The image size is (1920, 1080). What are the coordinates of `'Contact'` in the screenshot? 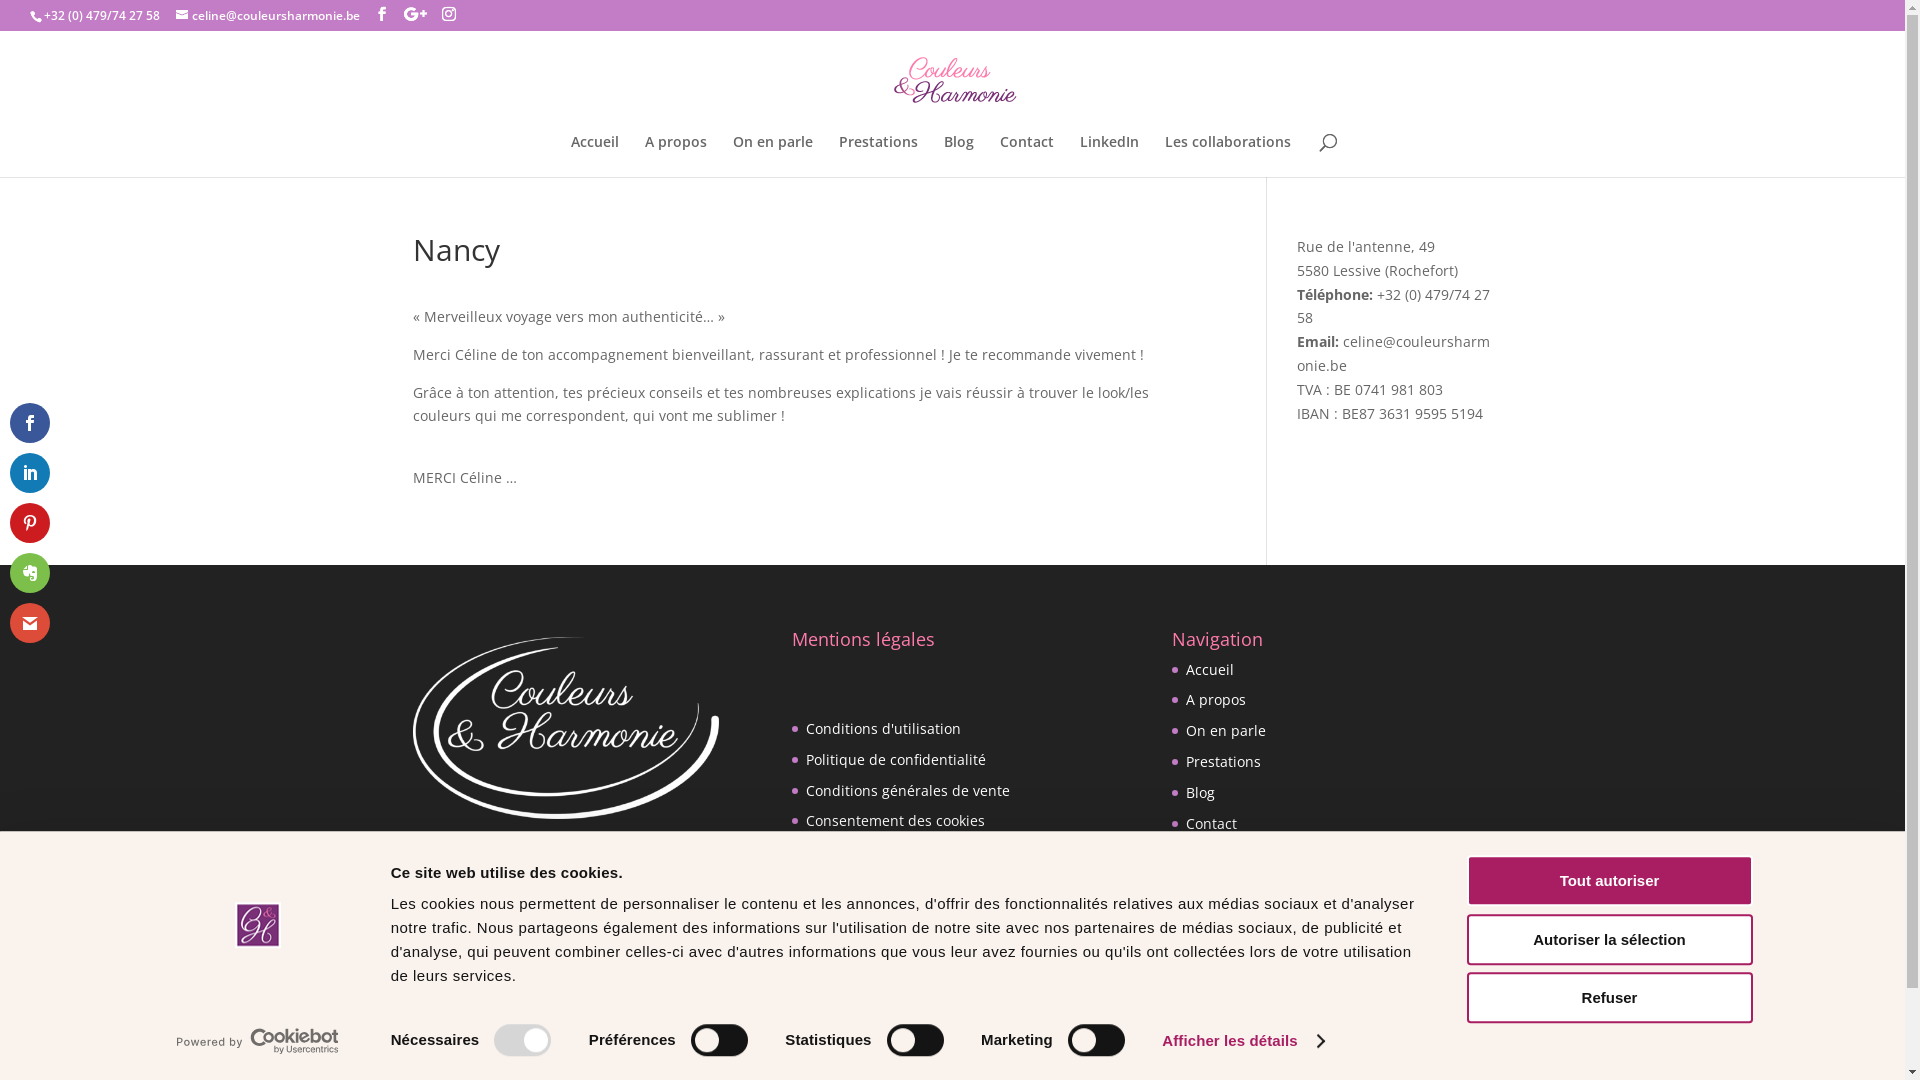 It's located at (1210, 823).